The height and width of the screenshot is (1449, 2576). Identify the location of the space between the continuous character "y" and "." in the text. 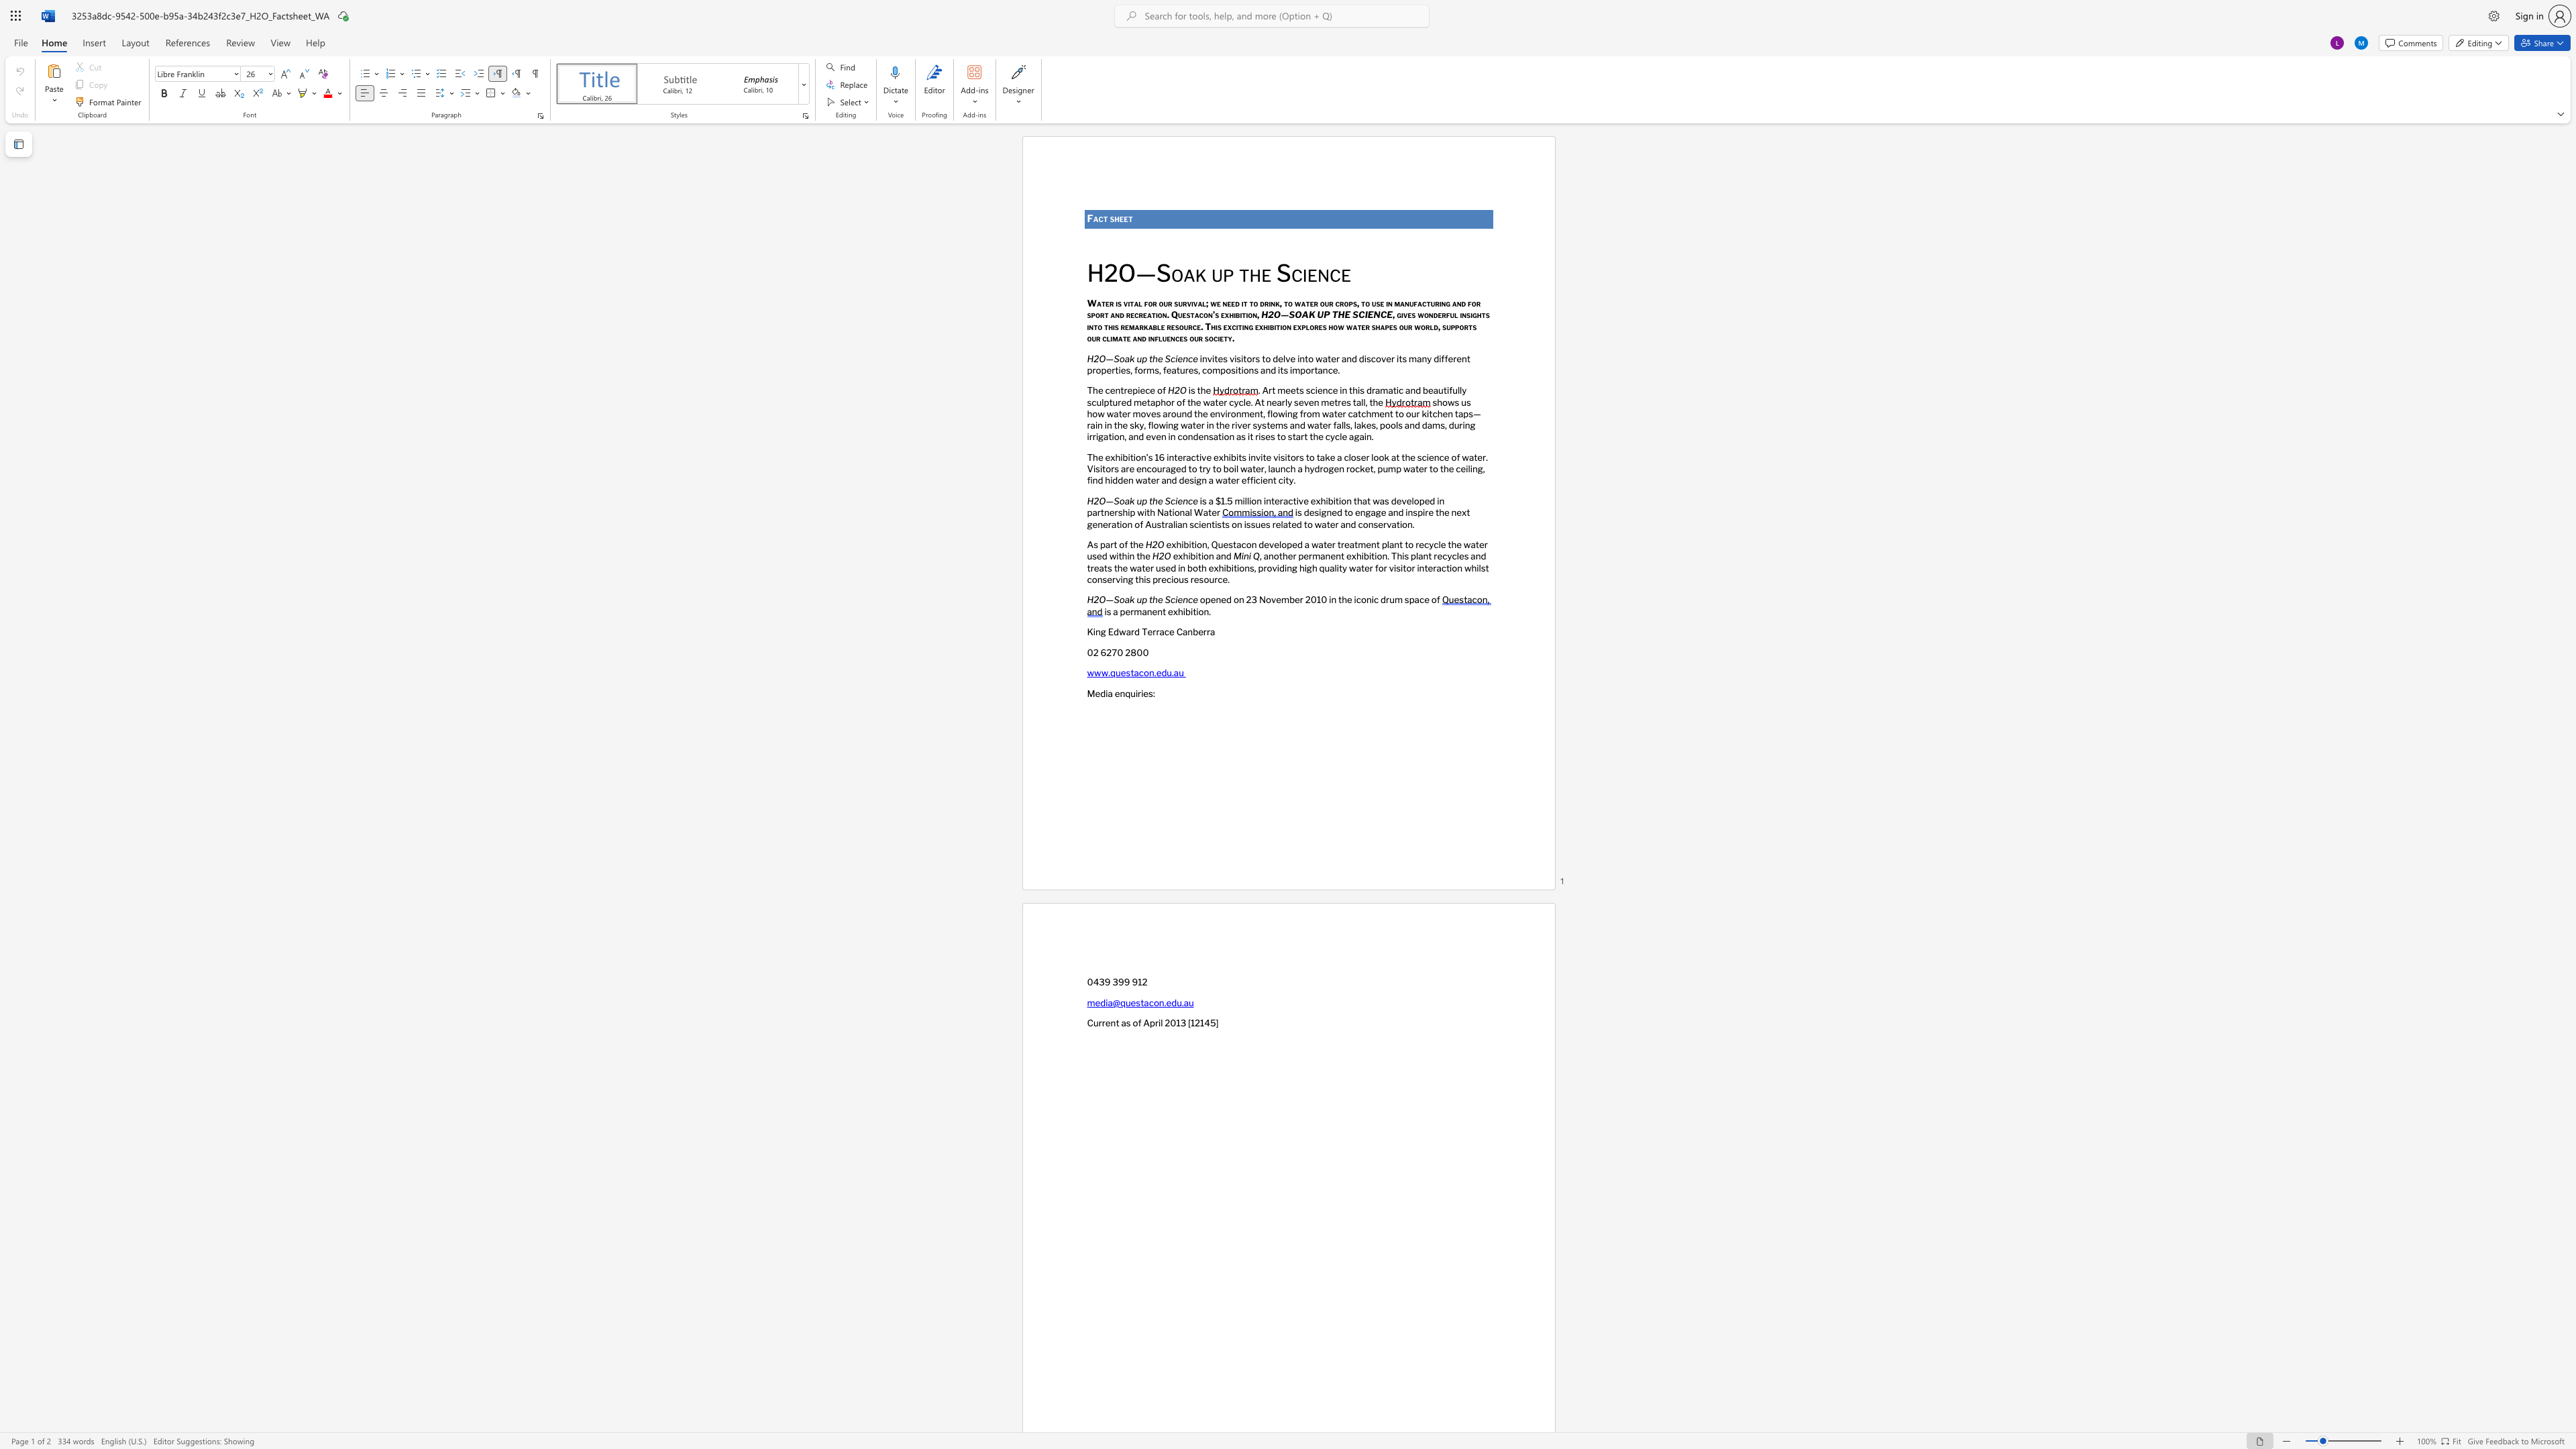
(1231, 336).